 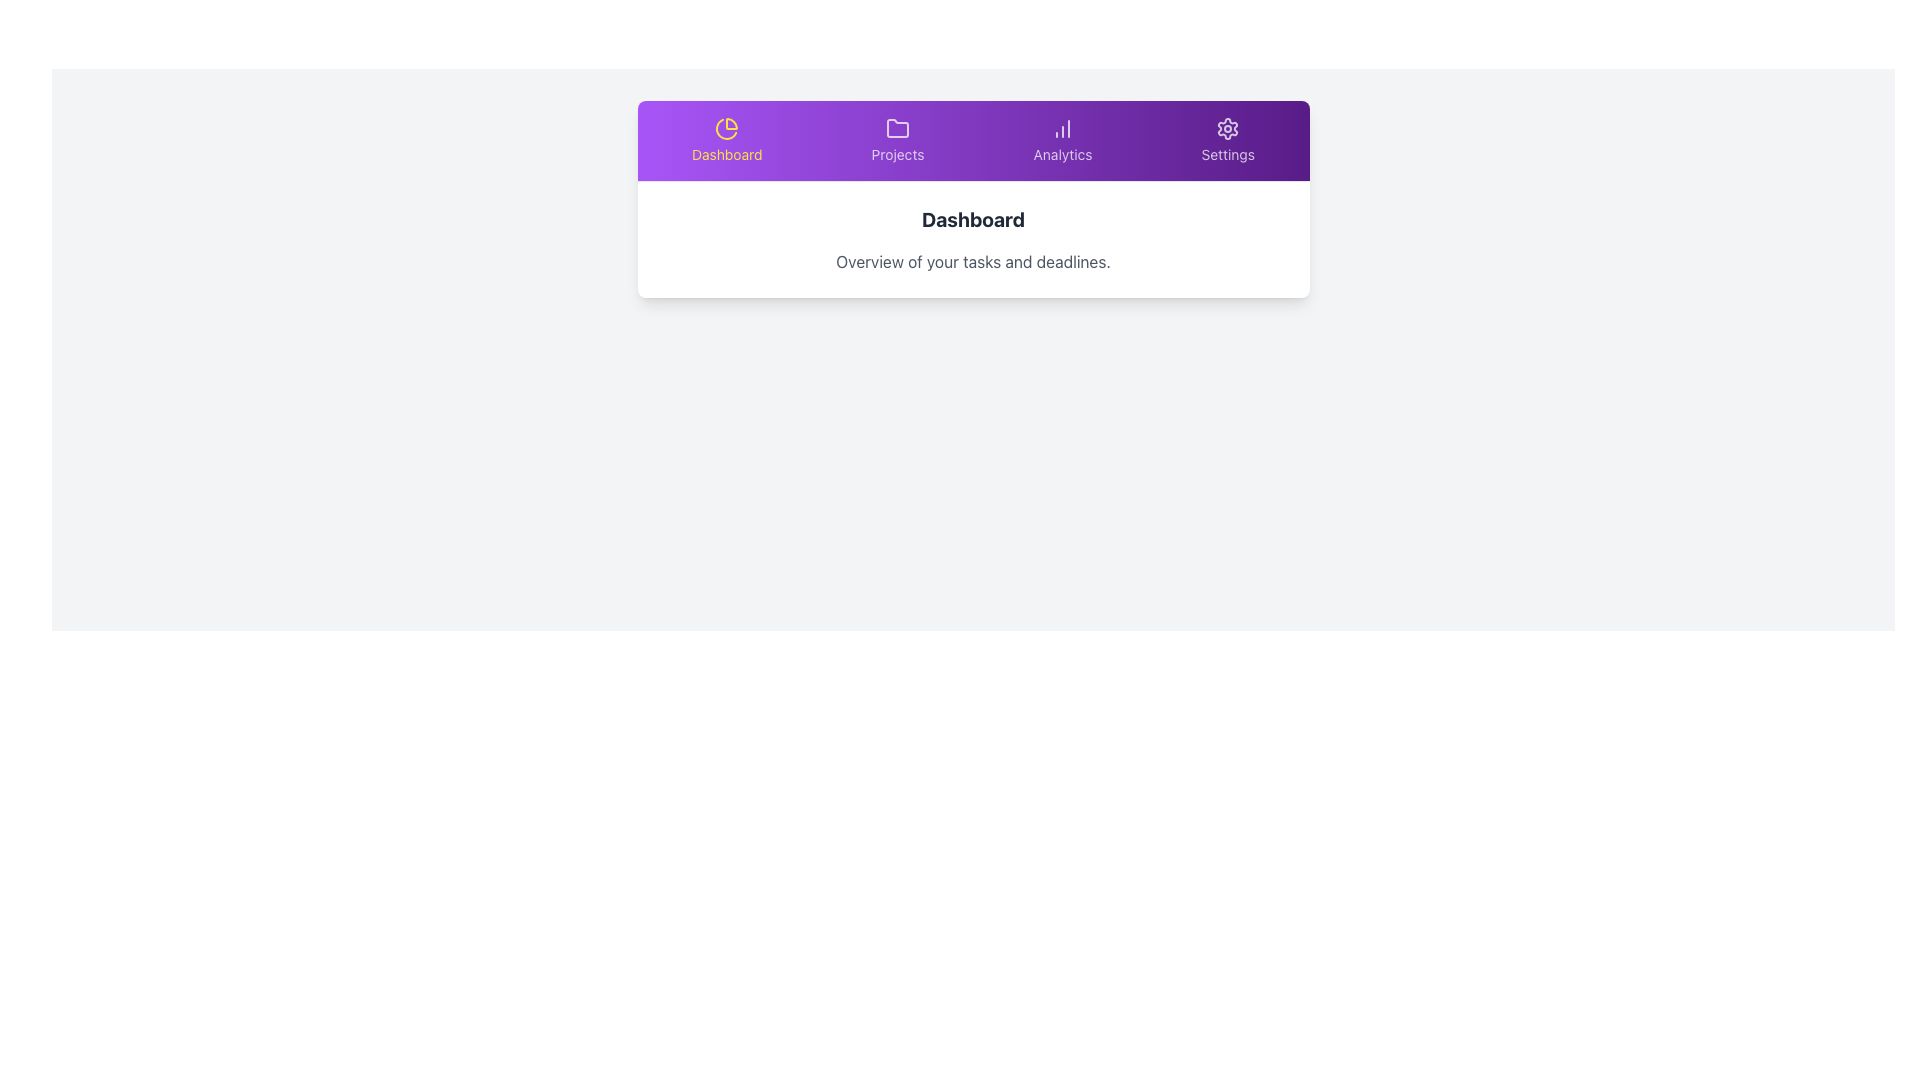 I want to click on the navigation button located in the second position of the menu, so click(x=896, y=140).